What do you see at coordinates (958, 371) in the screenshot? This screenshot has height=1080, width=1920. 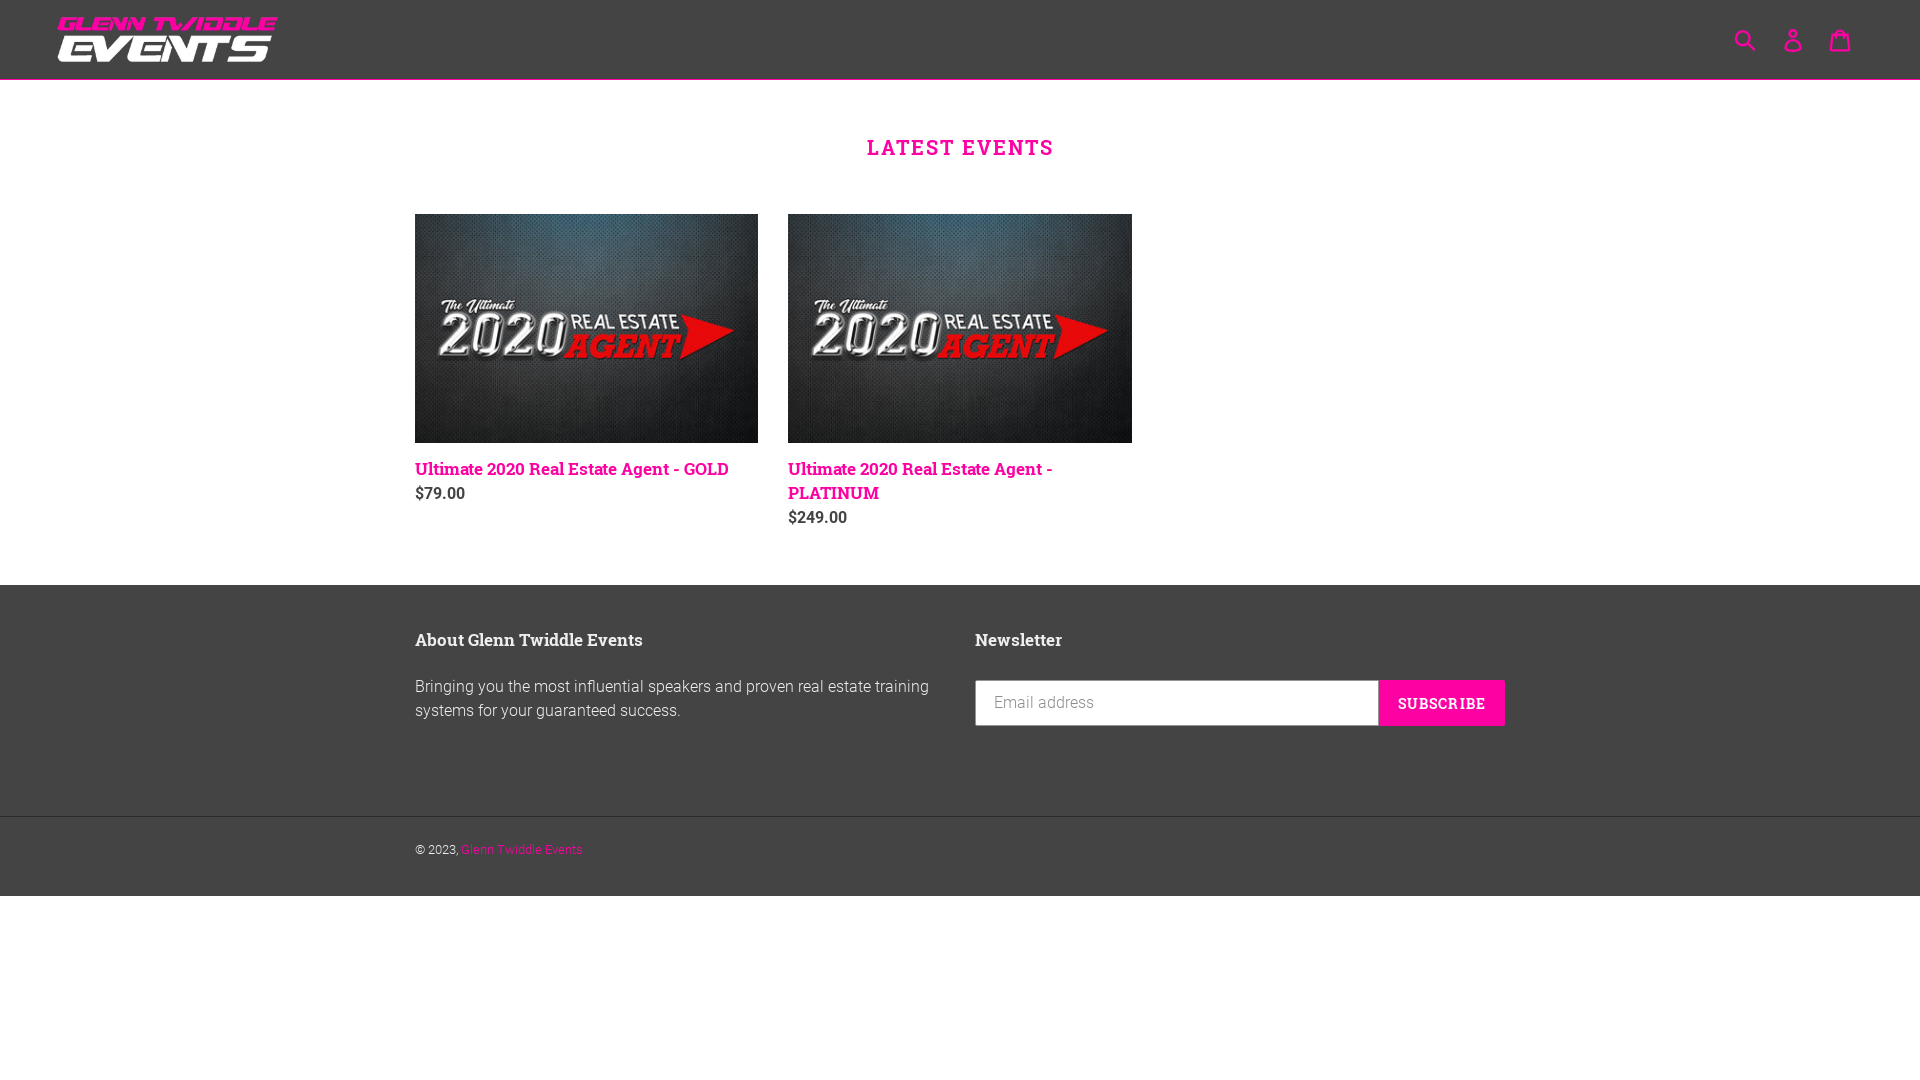 I see `'Ultimate 2020 Real Estate Agent - PLATINUM'` at bounding box center [958, 371].